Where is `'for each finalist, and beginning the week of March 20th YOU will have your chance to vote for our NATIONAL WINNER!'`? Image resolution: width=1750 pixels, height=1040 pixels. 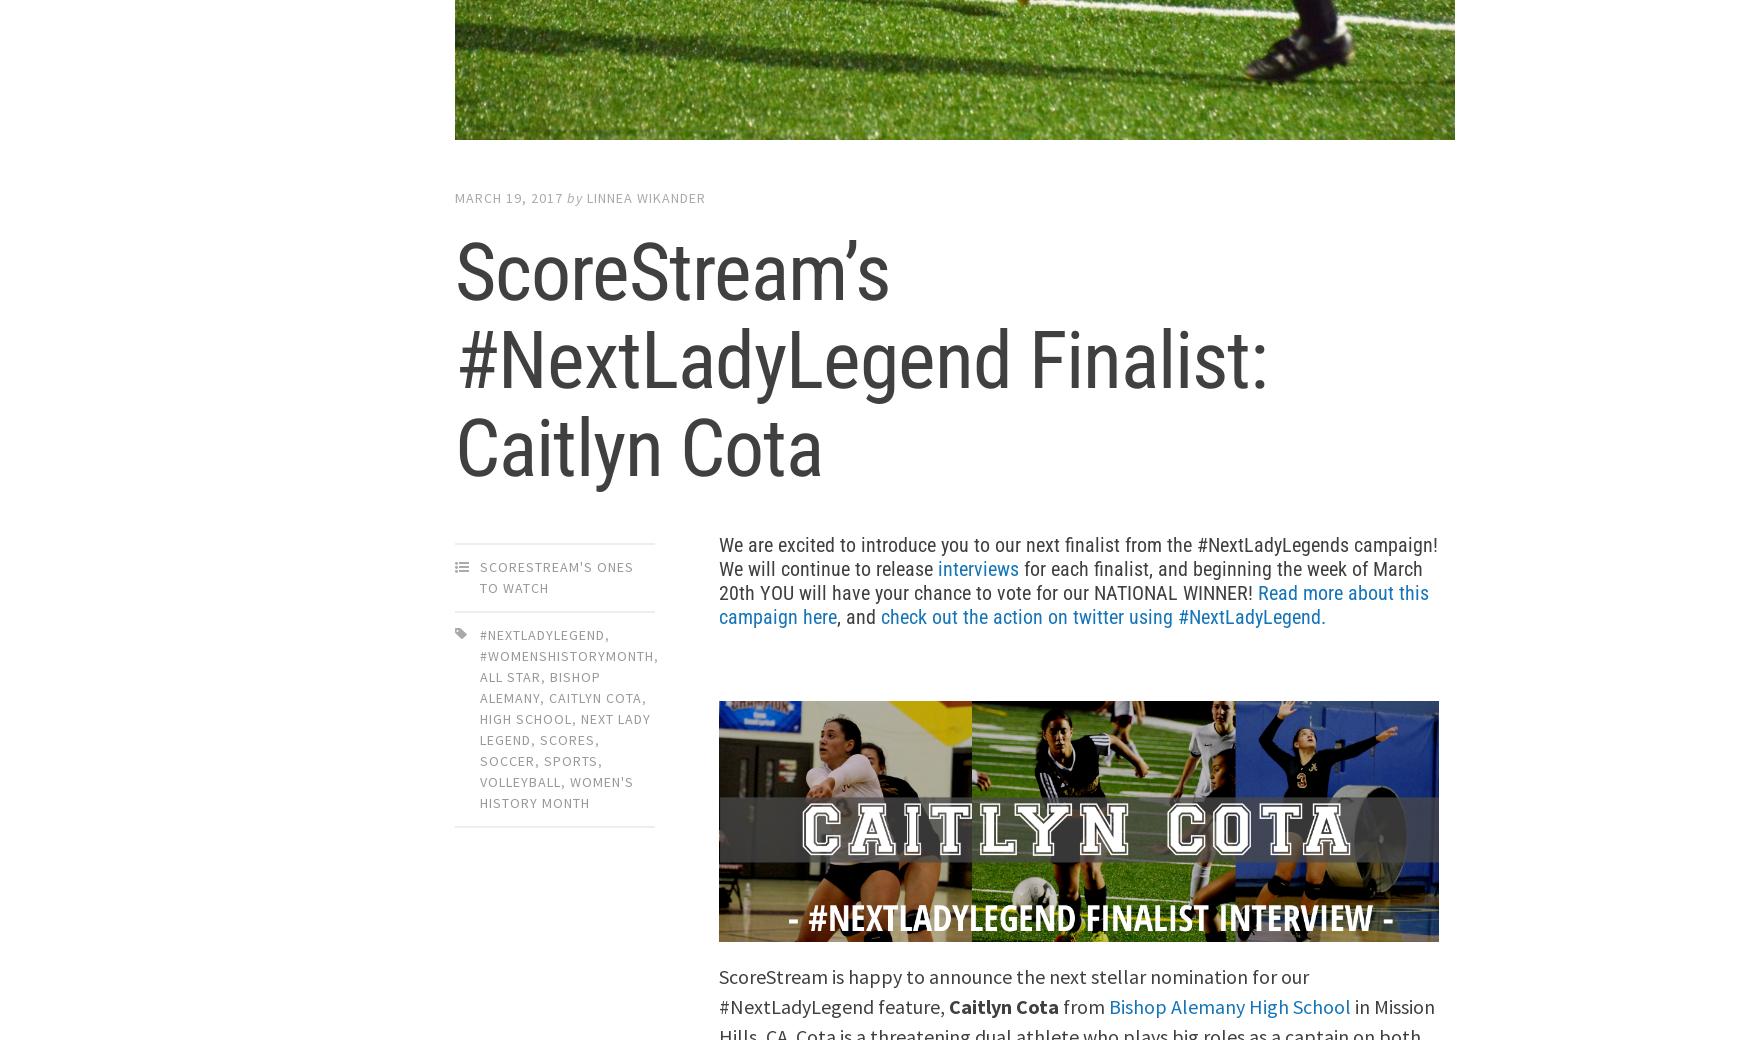 'for each finalist, and beginning the week of March 20th YOU will have your chance to vote for our NATIONAL WINNER!' is located at coordinates (1071, 580).